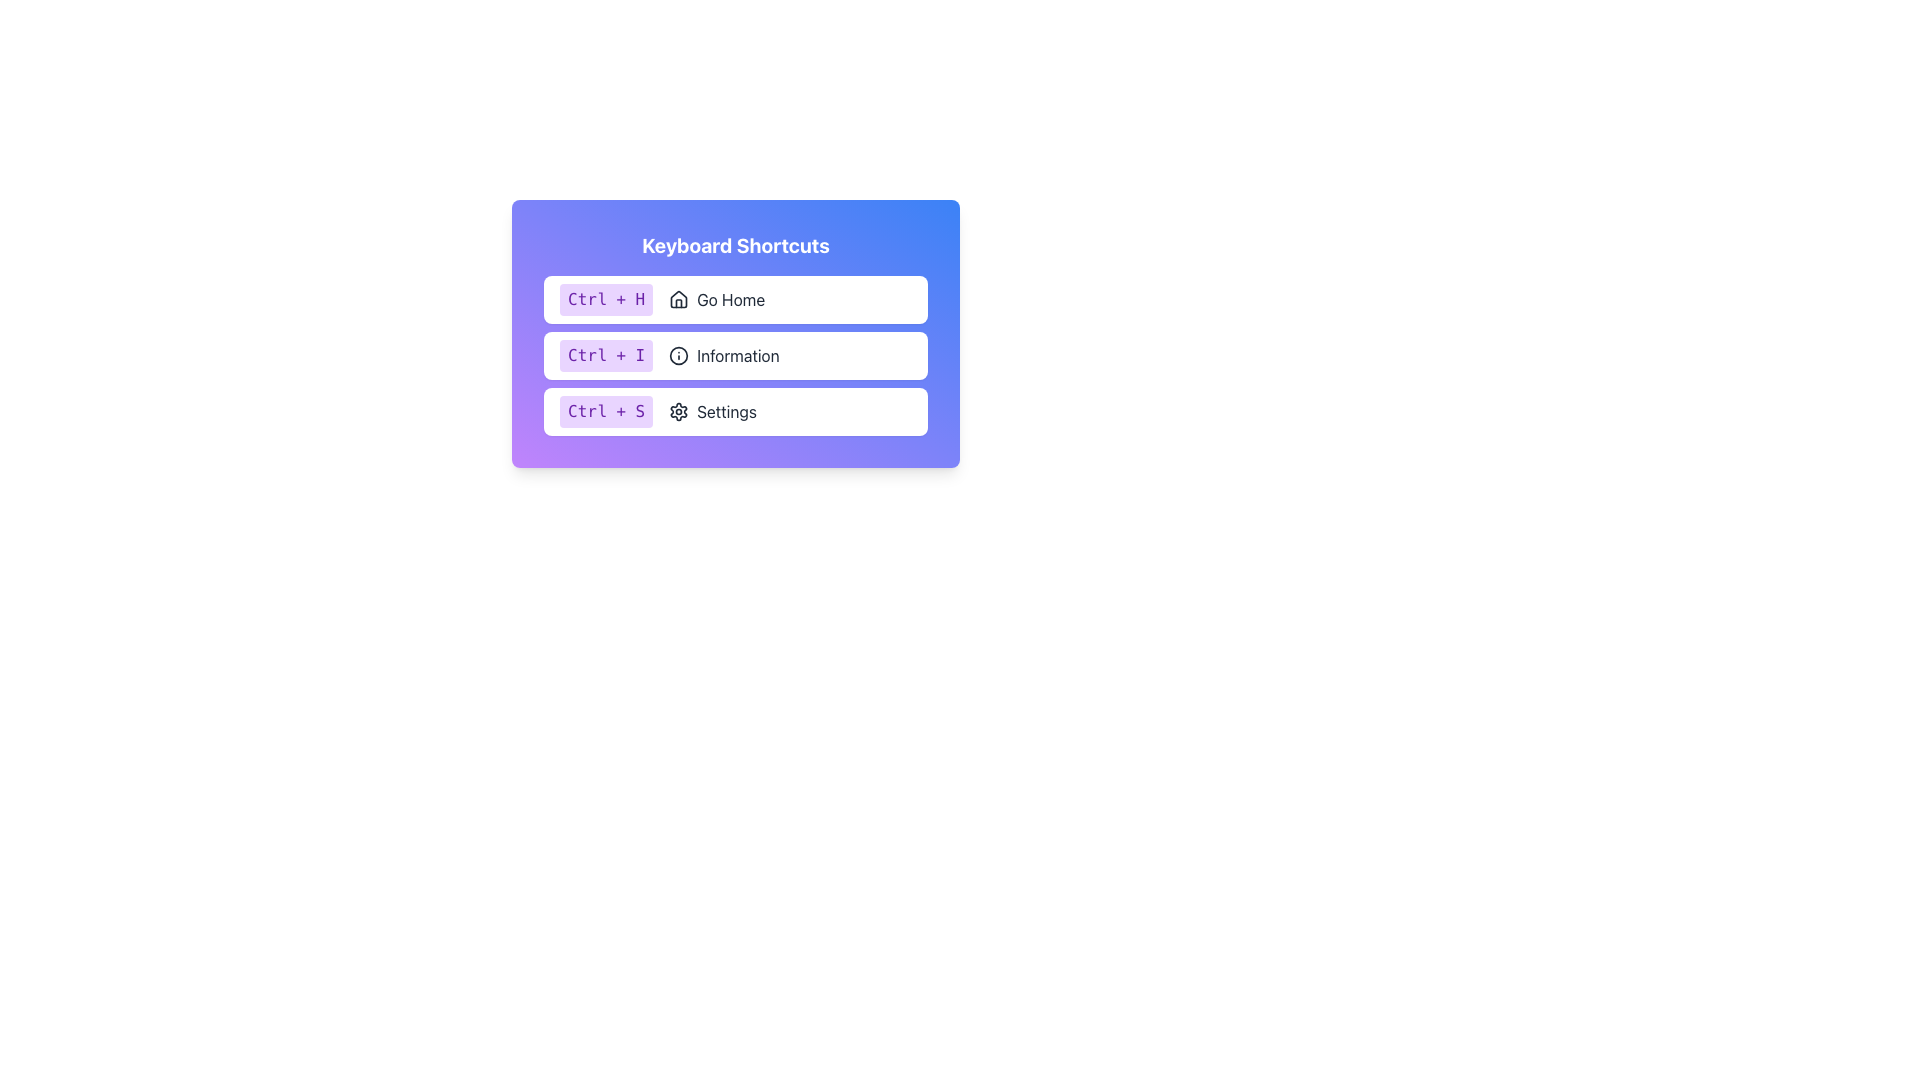 The height and width of the screenshot is (1080, 1920). What do you see at coordinates (605, 300) in the screenshot?
I see `the keyboard shortcut text label indicating 'Ctrl + H'` at bounding box center [605, 300].